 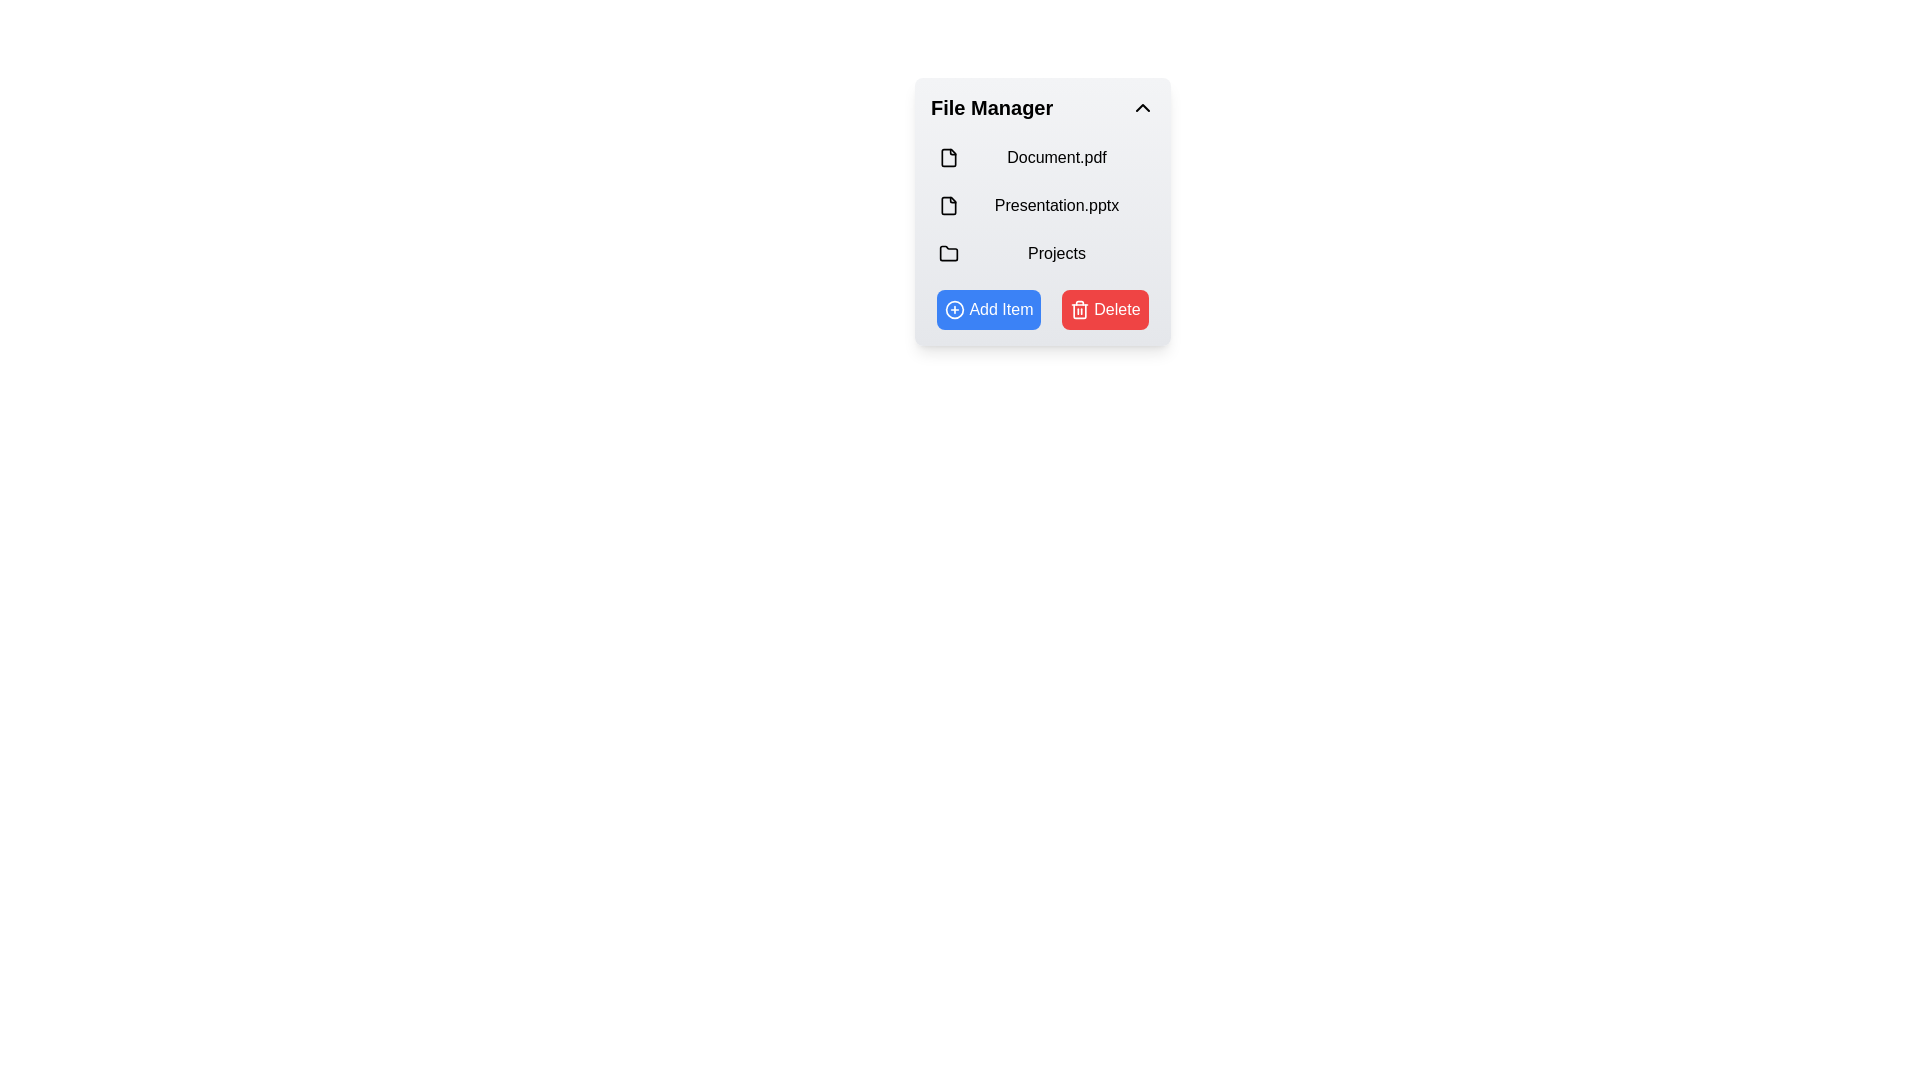 What do you see at coordinates (1041, 157) in the screenshot?
I see `the List Item displaying 'Document.pdf' in the 'File Manager' section` at bounding box center [1041, 157].